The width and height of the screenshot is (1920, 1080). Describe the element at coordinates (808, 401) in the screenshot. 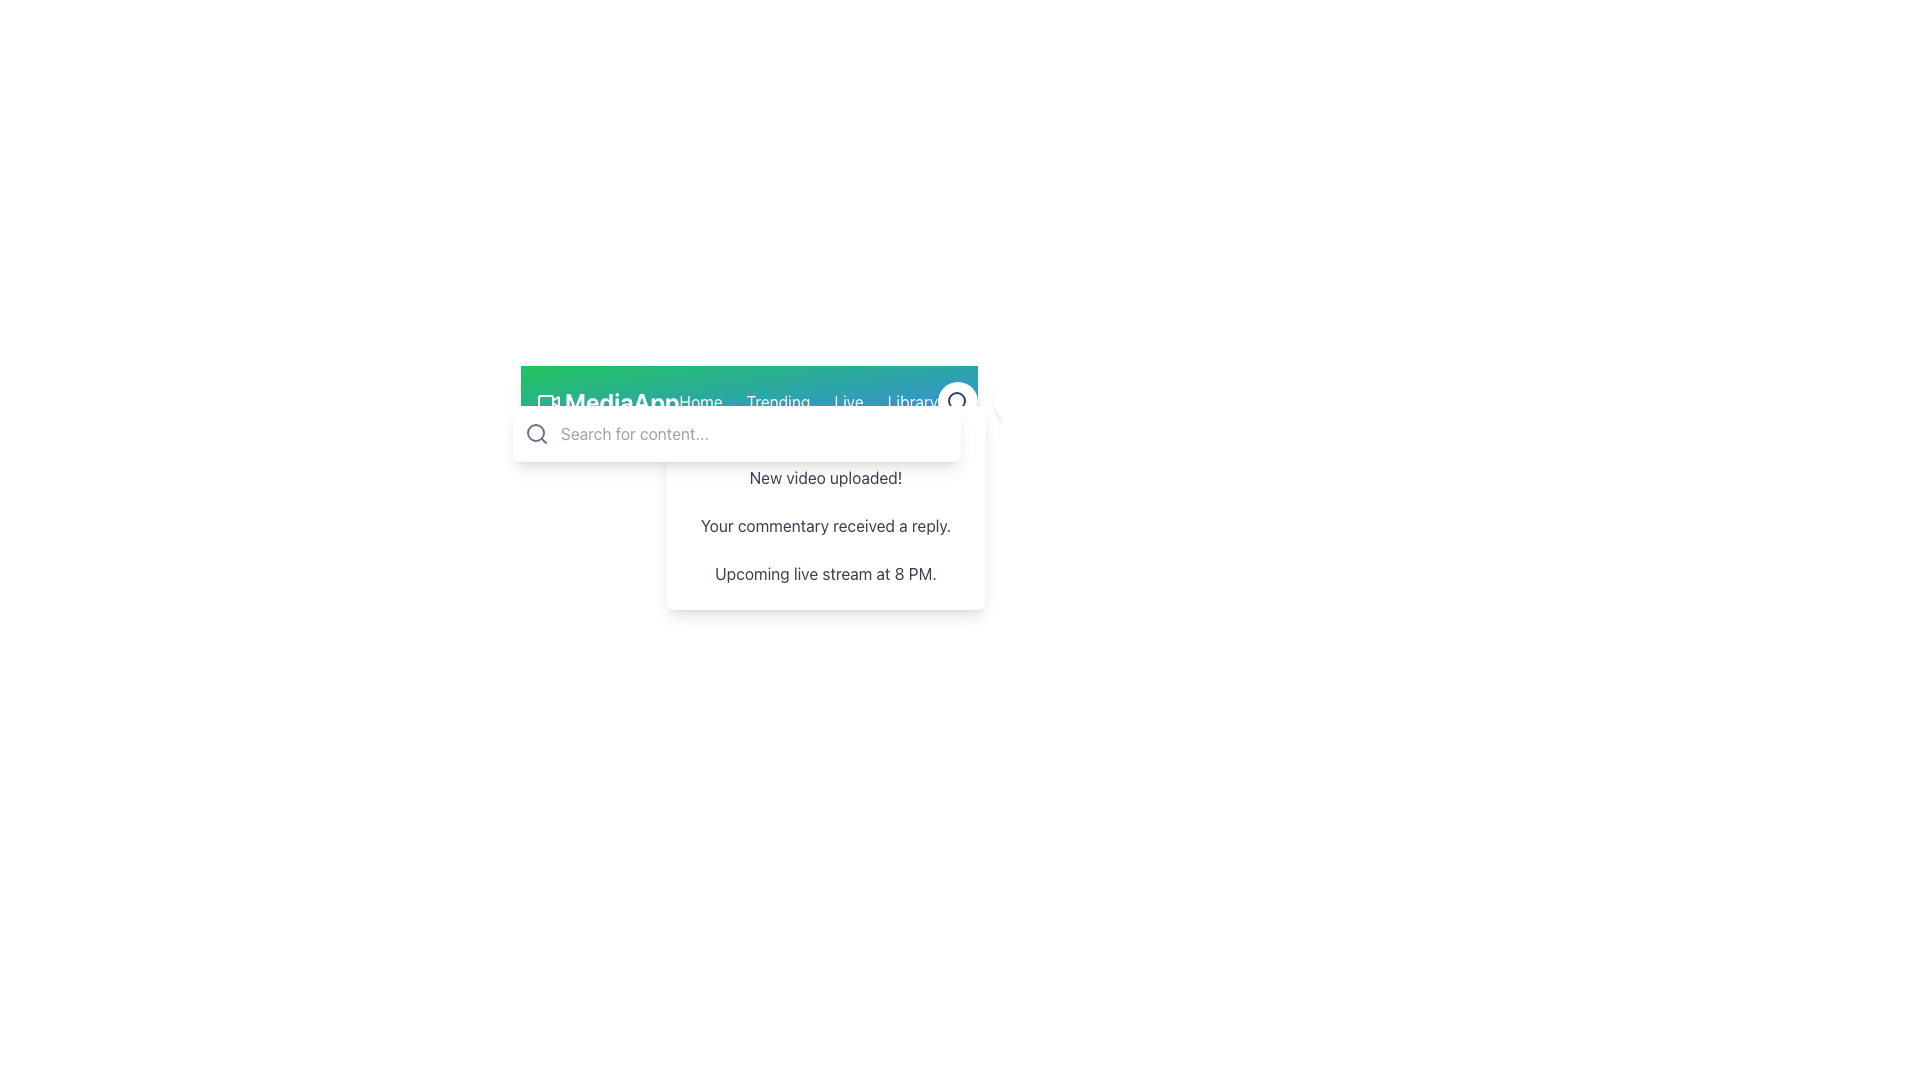

I see `the Navigation Bar element located centrally in the header of the application` at that location.